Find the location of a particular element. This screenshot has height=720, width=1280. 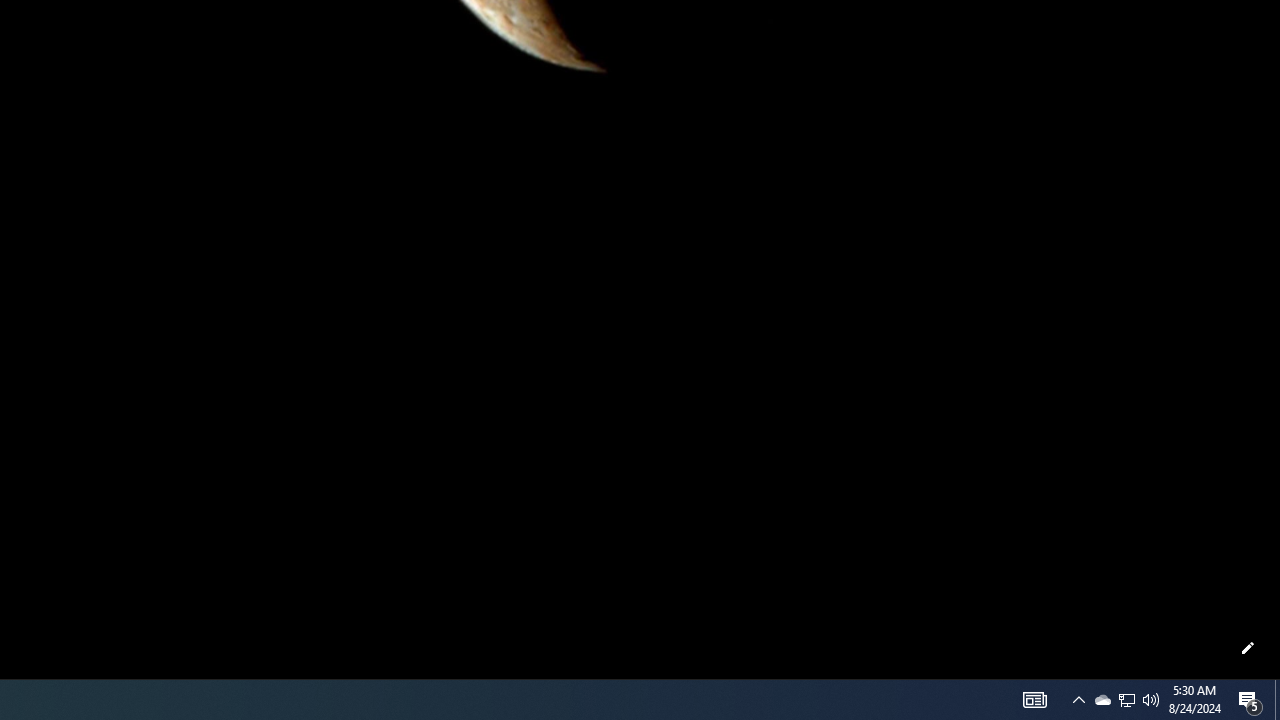

'Customize this page' is located at coordinates (1247, 648).